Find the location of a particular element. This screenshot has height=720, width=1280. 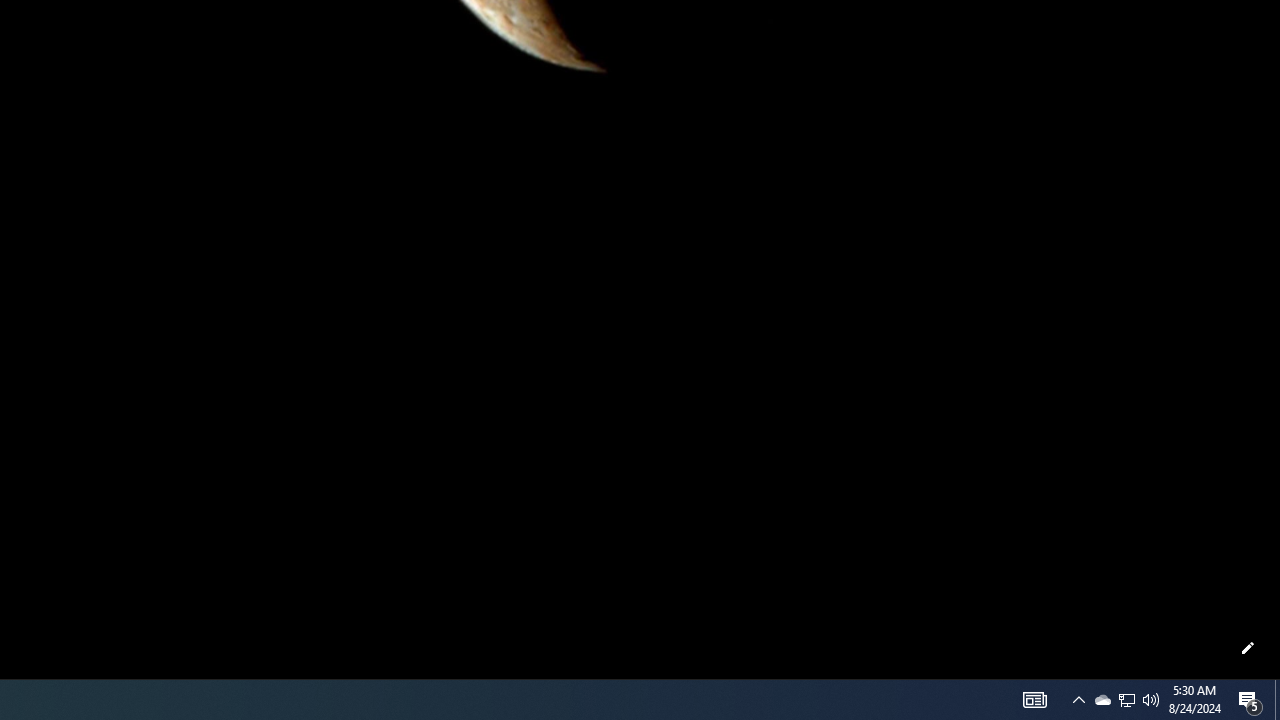

'Customize this page' is located at coordinates (1247, 648).